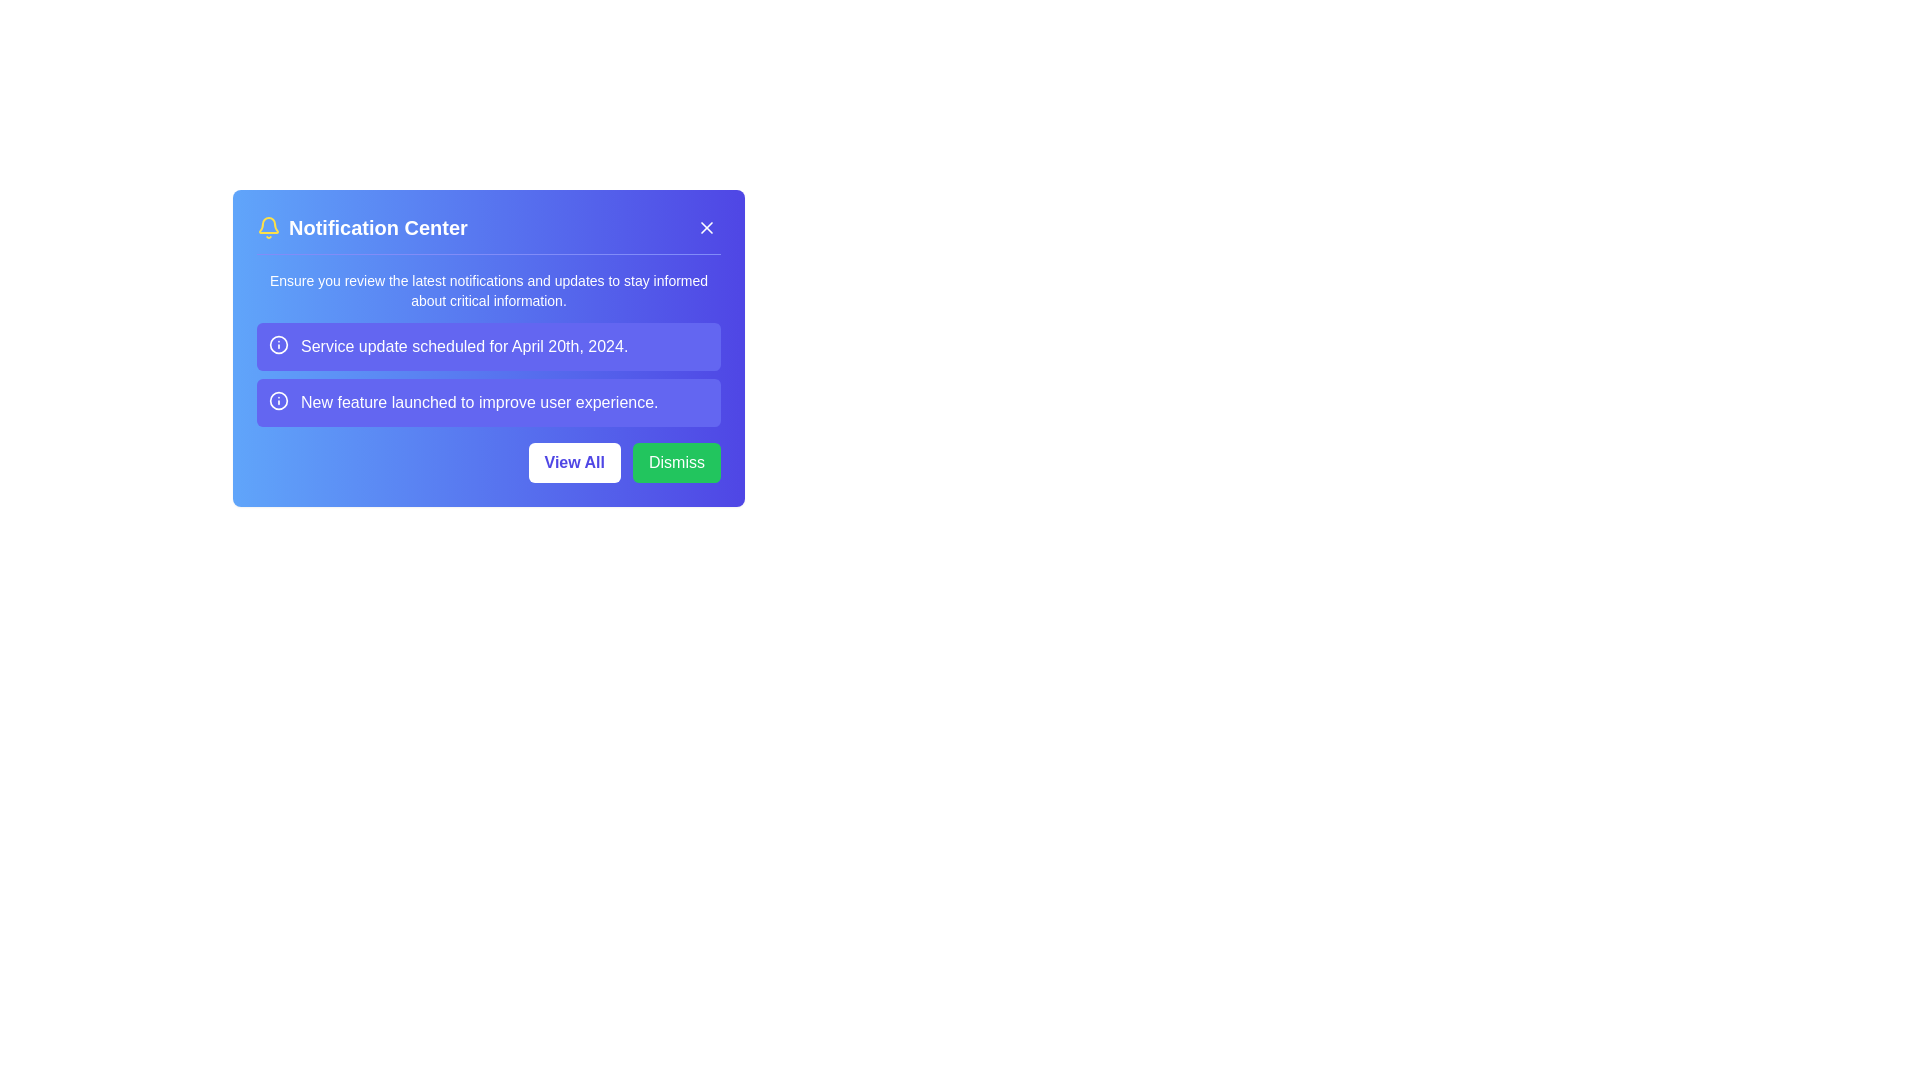 This screenshot has height=1080, width=1920. What do you see at coordinates (489, 346) in the screenshot?
I see `notification which is the first item in the Notification Card, displaying 'Service update scheduled for April 20th, 2024.'` at bounding box center [489, 346].